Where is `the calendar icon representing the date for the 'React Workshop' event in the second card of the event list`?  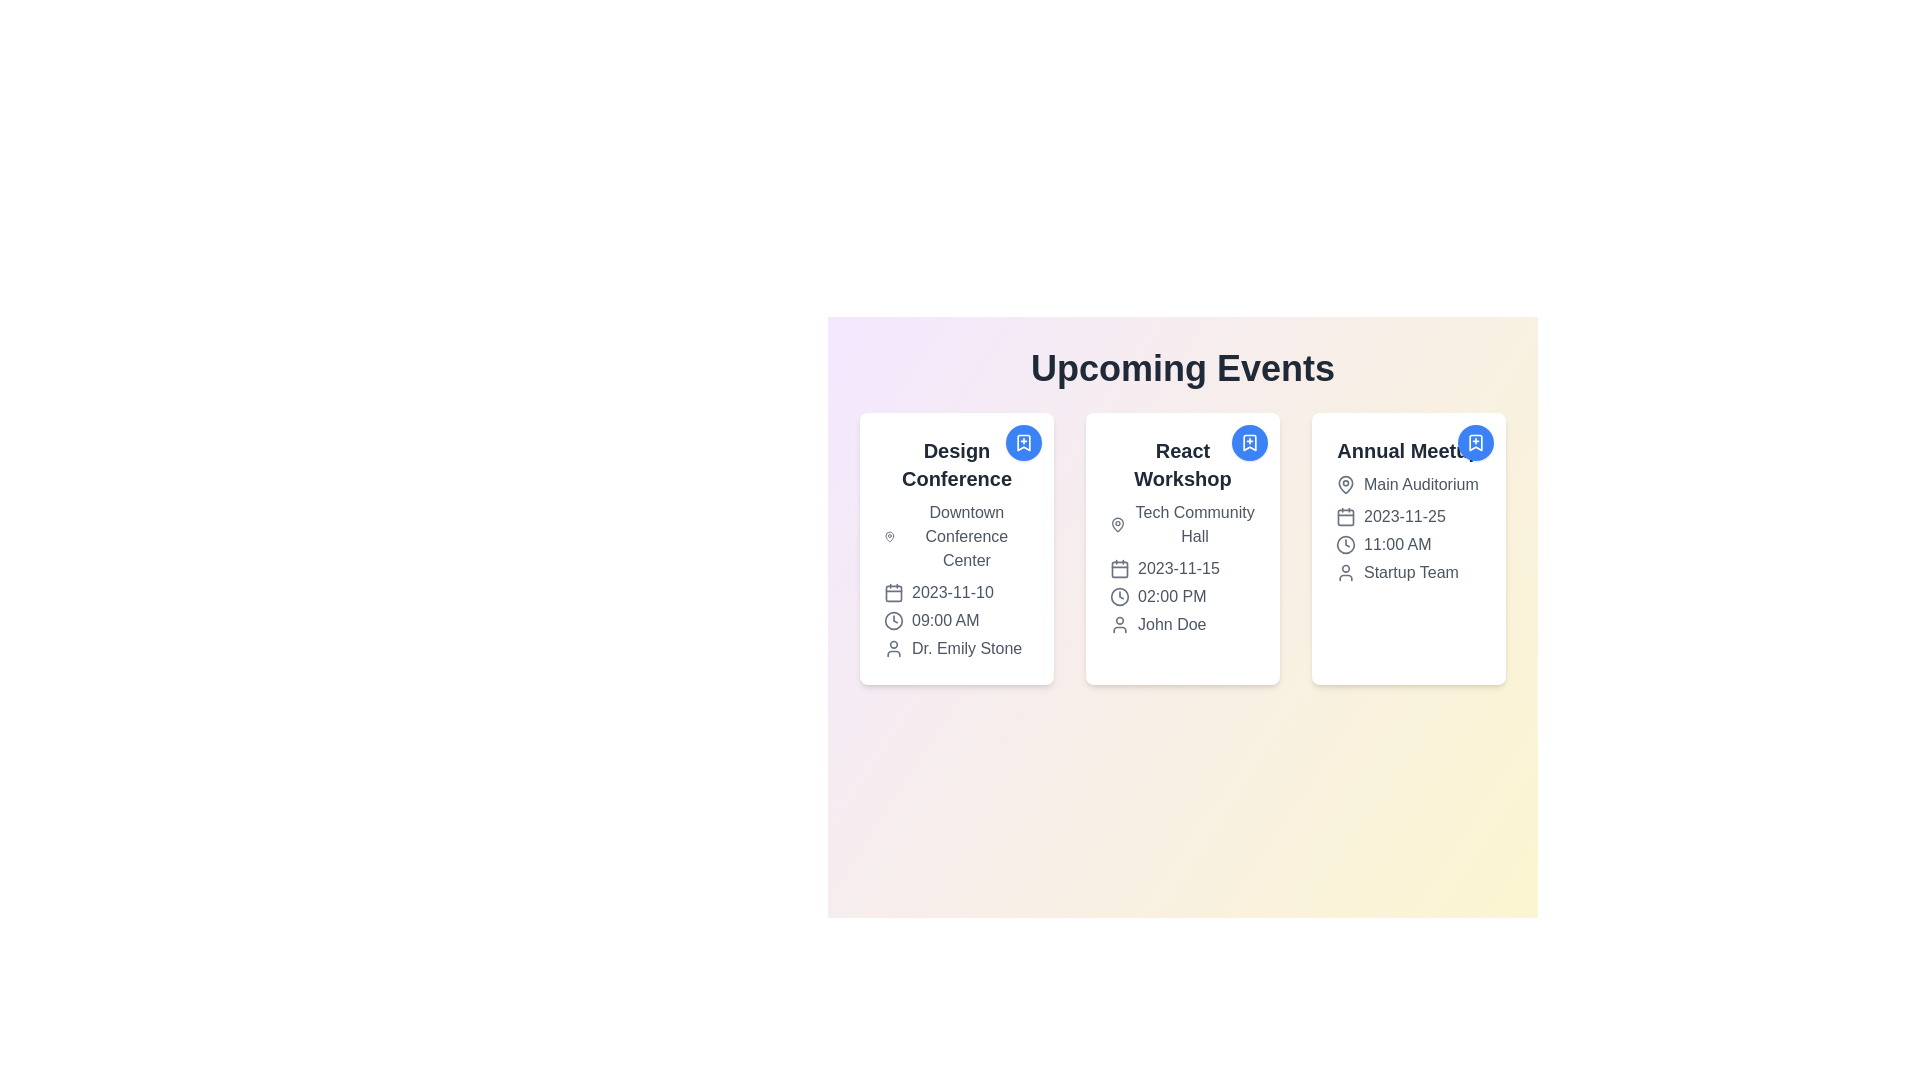 the calendar icon representing the date for the 'React Workshop' event in the second card of the event list is located at coordinates (1118, 569).